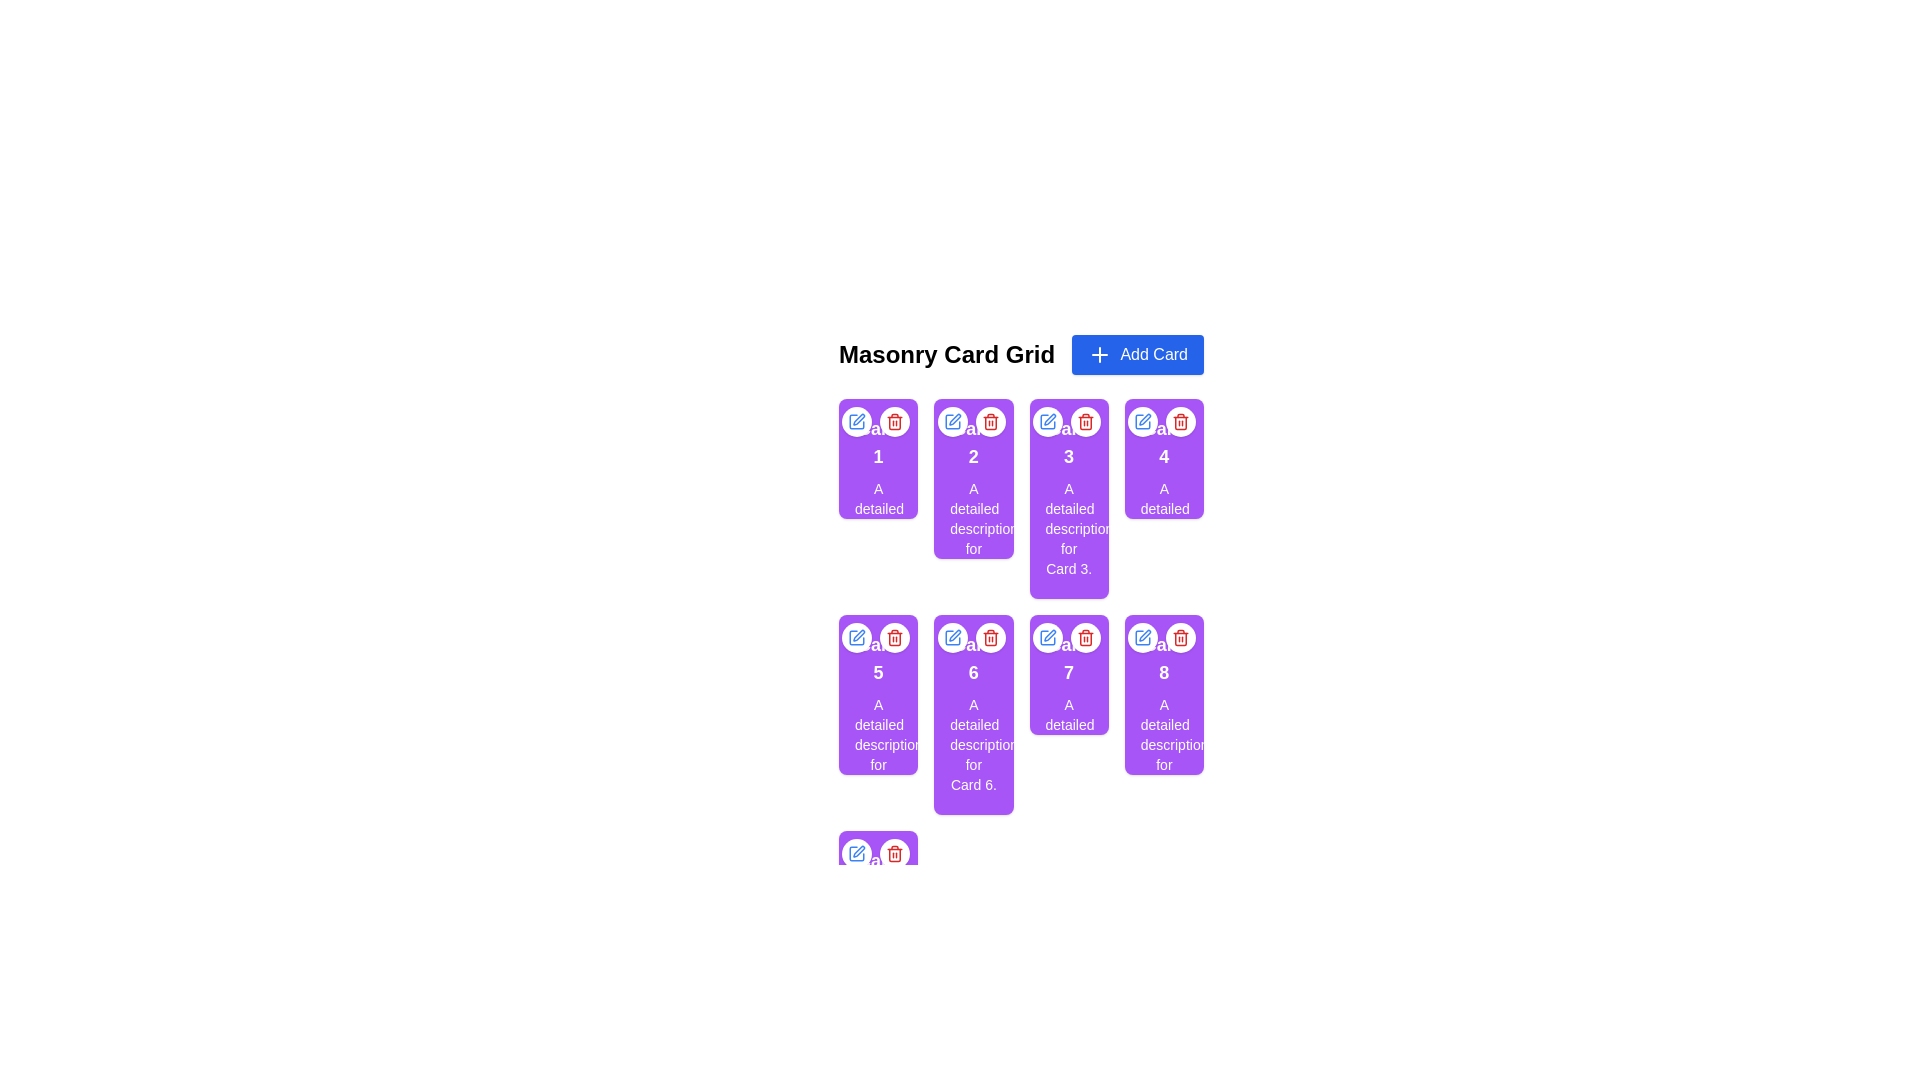 This screenshot has width=1920, height=1080. Describe the element at coordinates (857, 853) in the screenshot. I see `the small blue pen icon inside the white circular button located above the last card in the masonry card grid` at that location.